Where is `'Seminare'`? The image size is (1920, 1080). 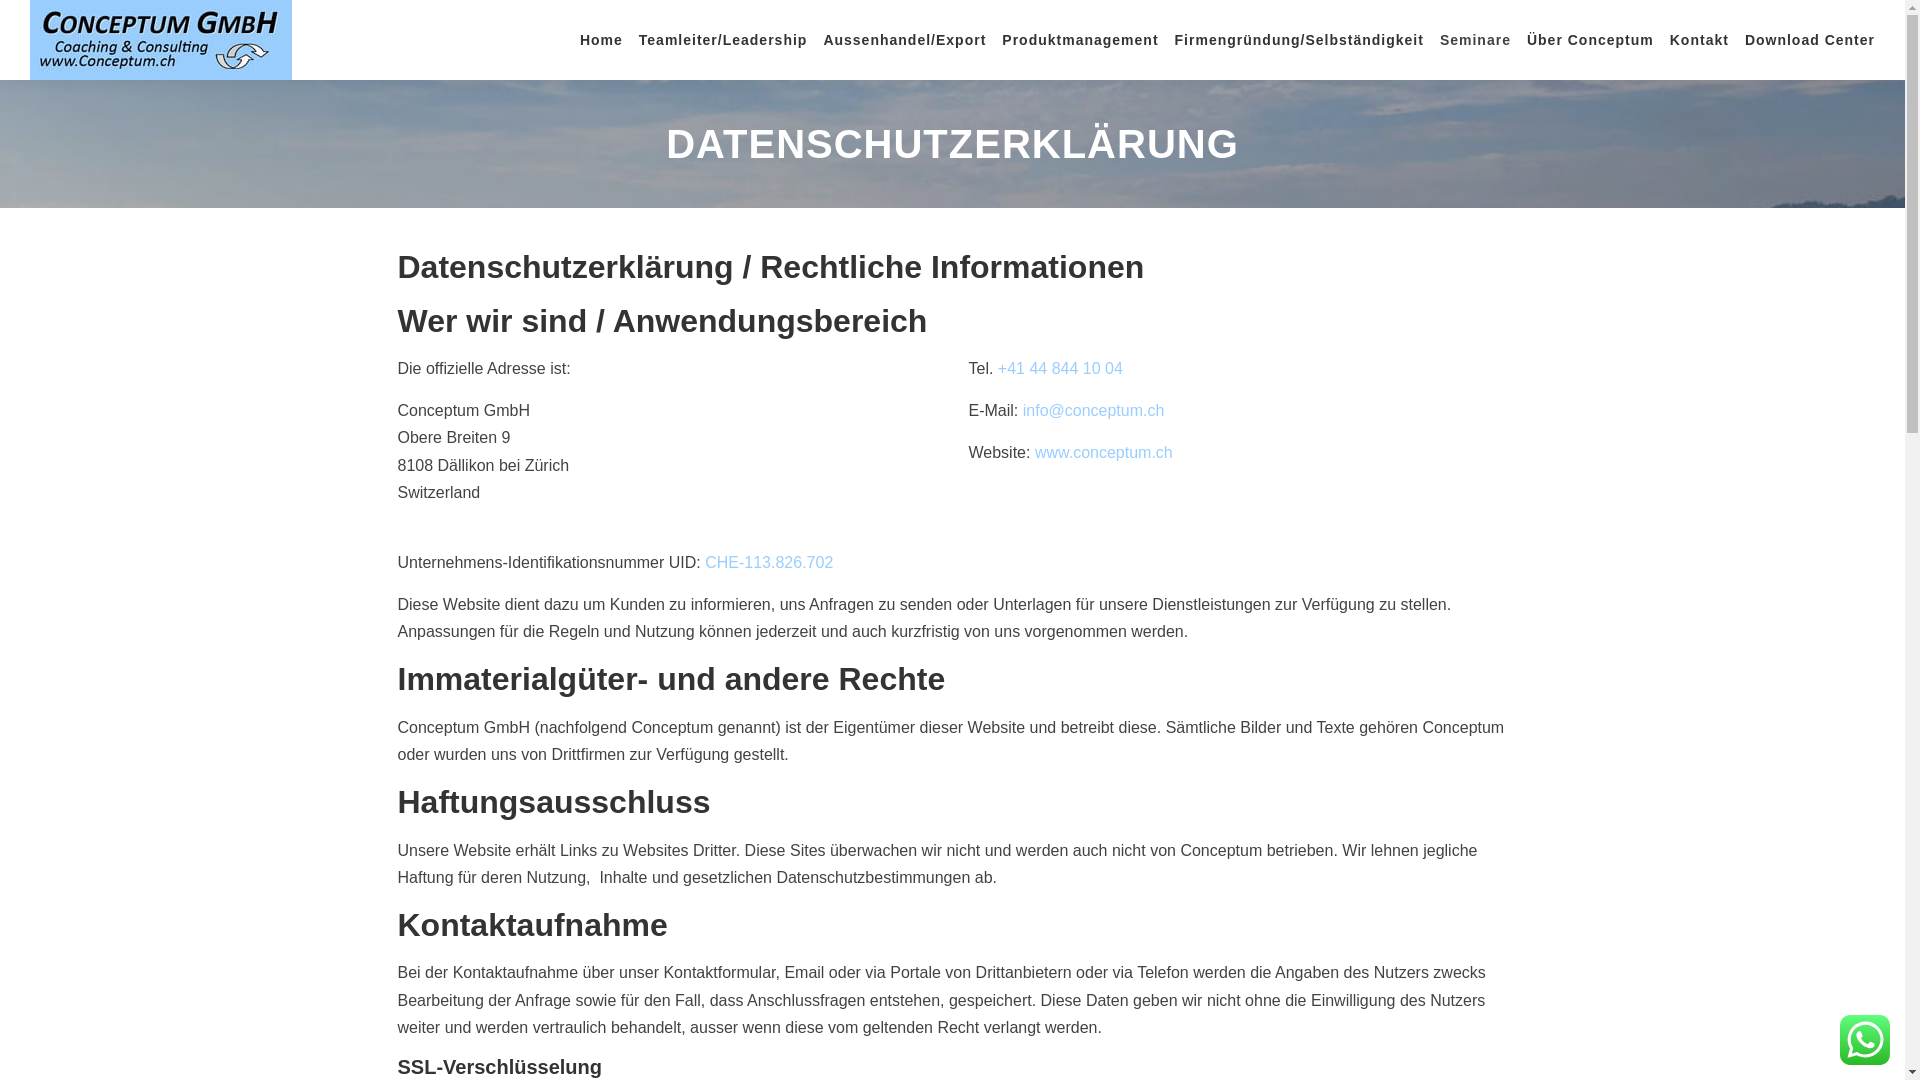
'Seminare' is located at coordinates (1475, 39).